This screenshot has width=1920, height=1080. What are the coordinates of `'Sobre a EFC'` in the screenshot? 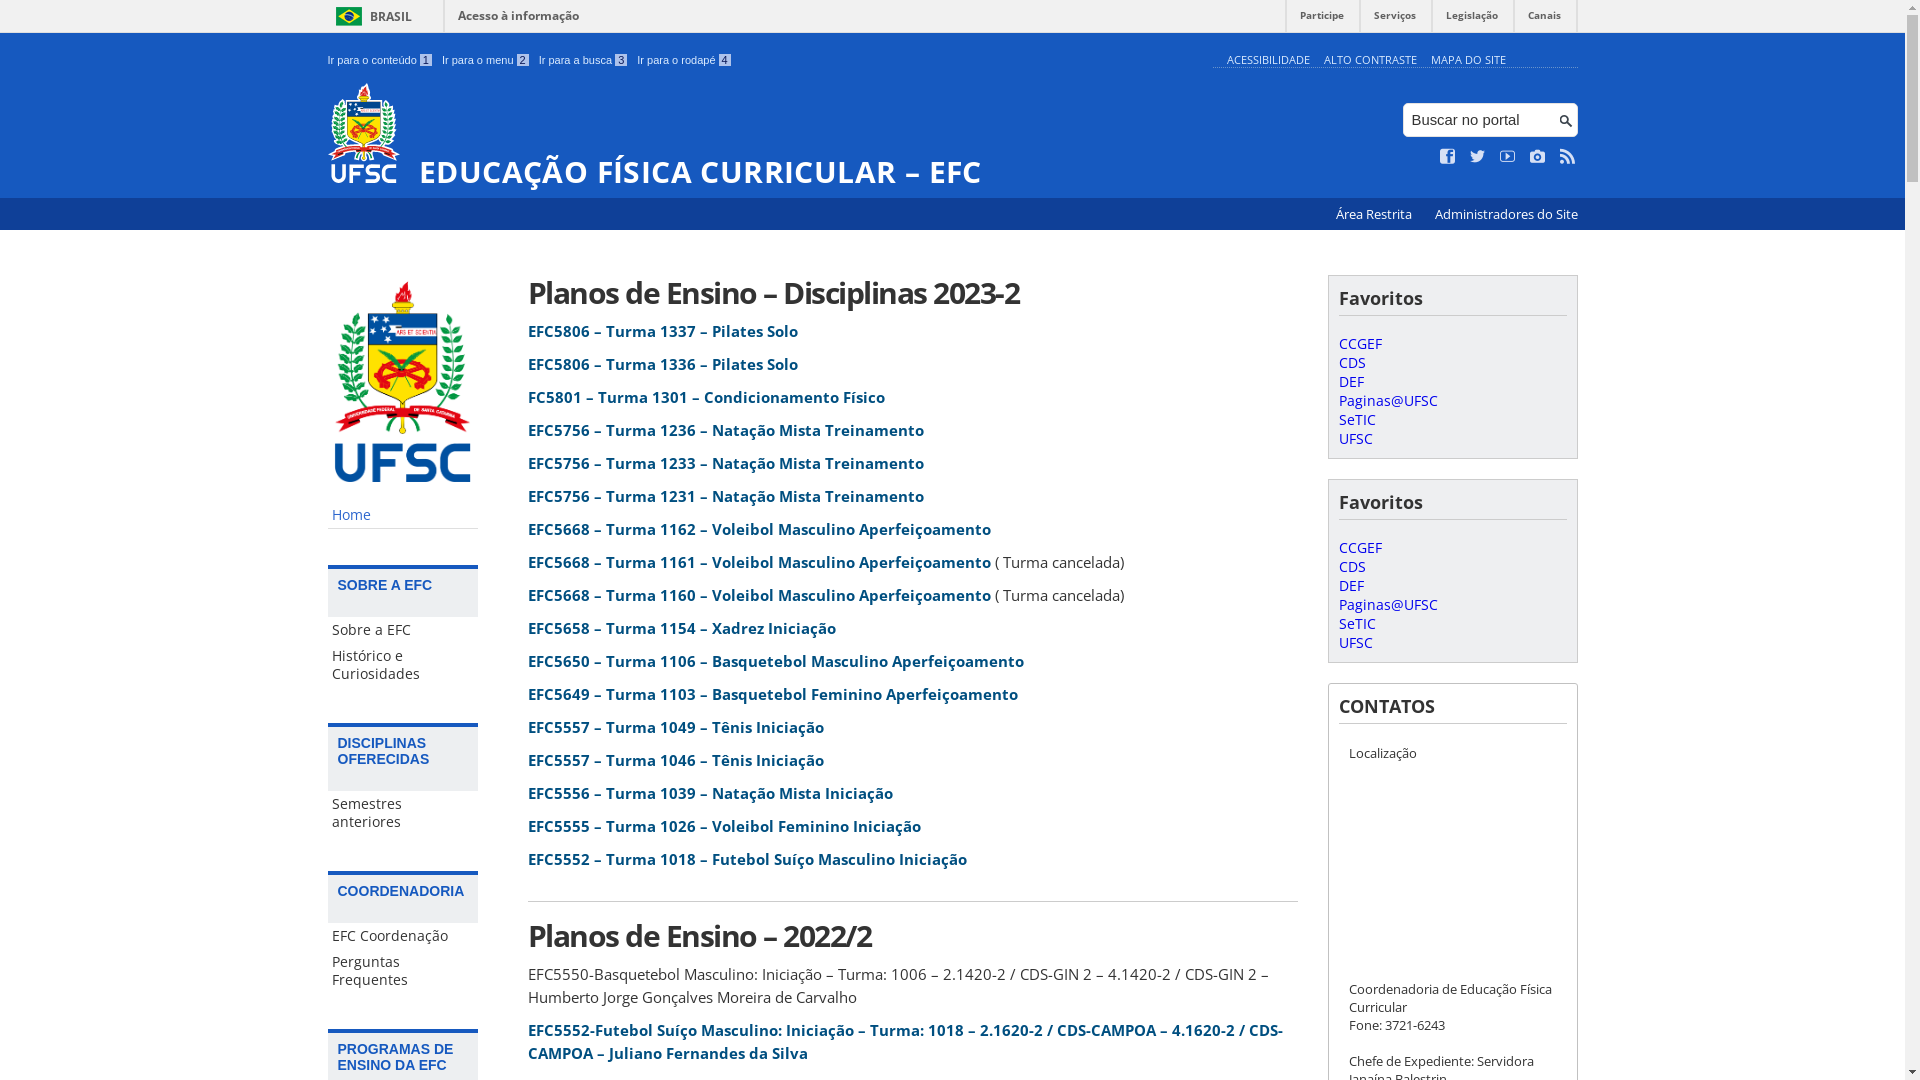 It's located at (402, 628).